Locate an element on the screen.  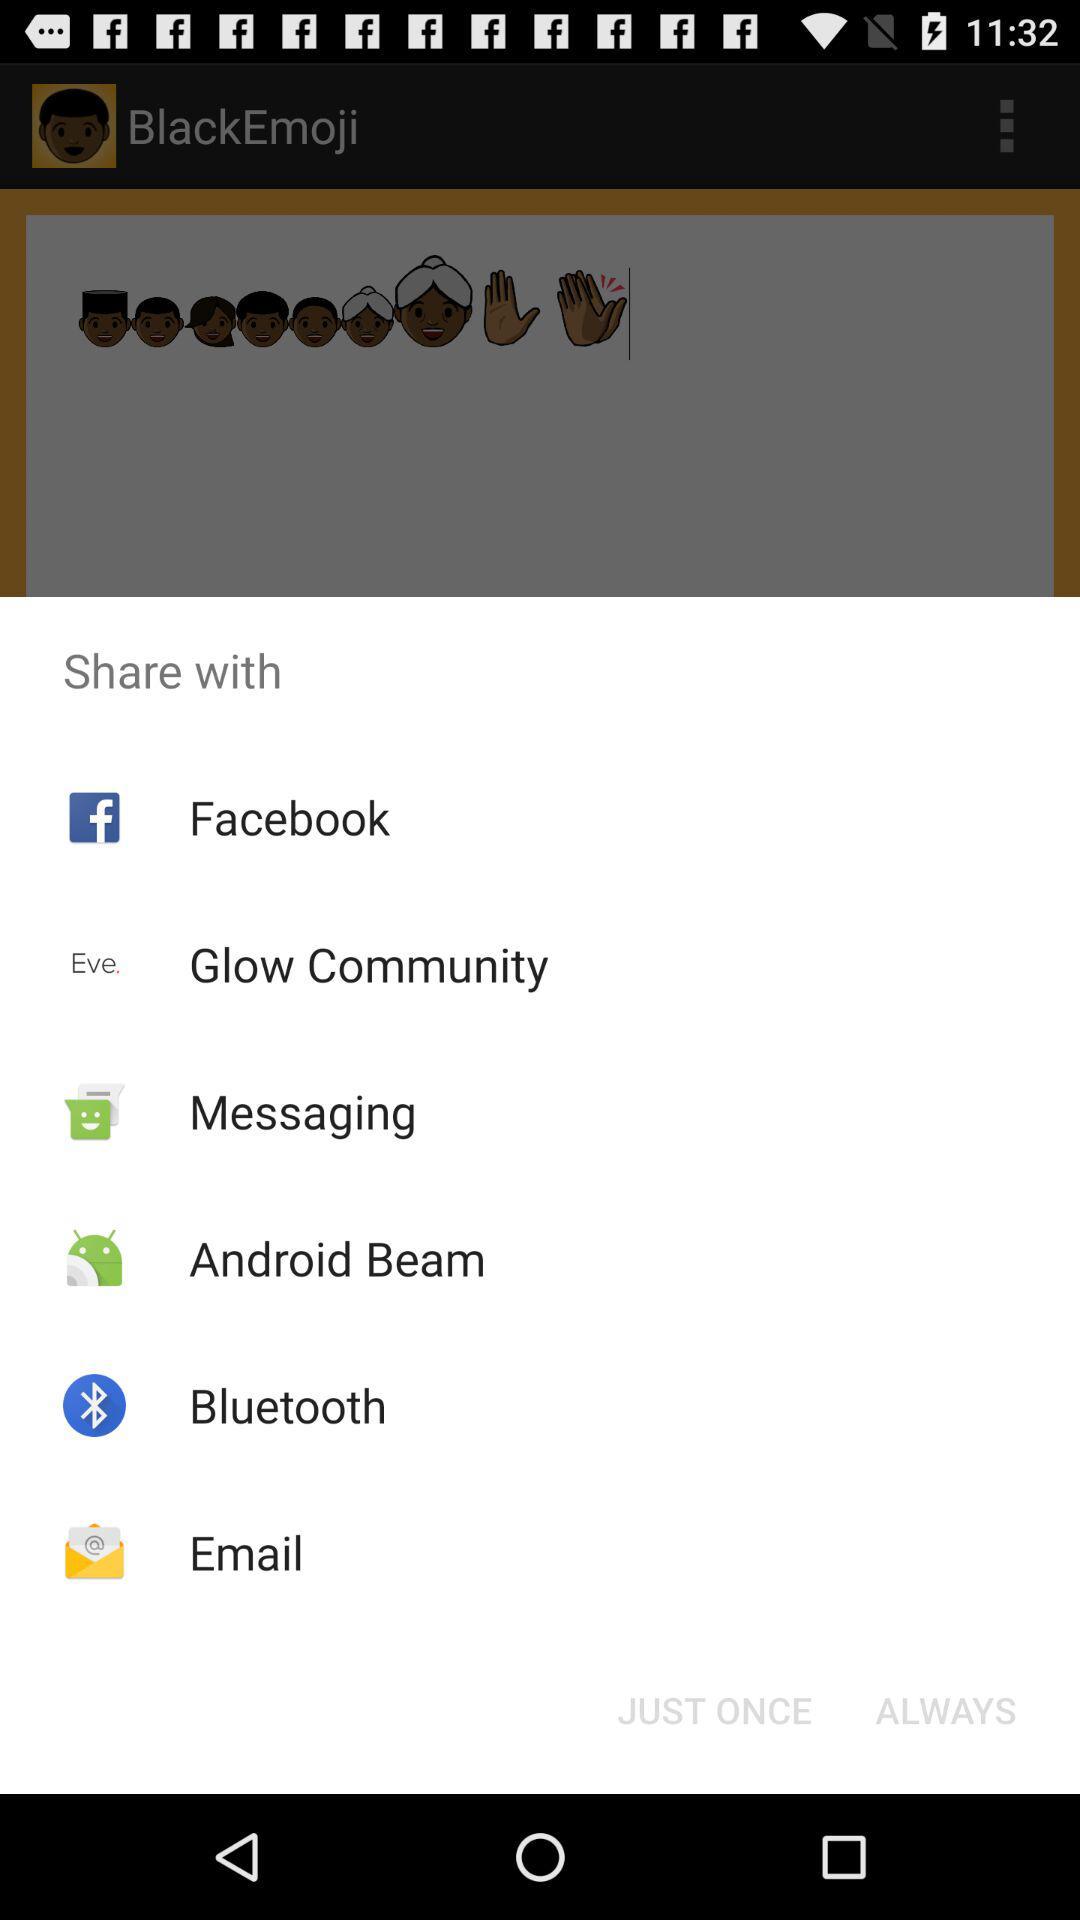
the app below glow community is located at coordinates (303, 1110).